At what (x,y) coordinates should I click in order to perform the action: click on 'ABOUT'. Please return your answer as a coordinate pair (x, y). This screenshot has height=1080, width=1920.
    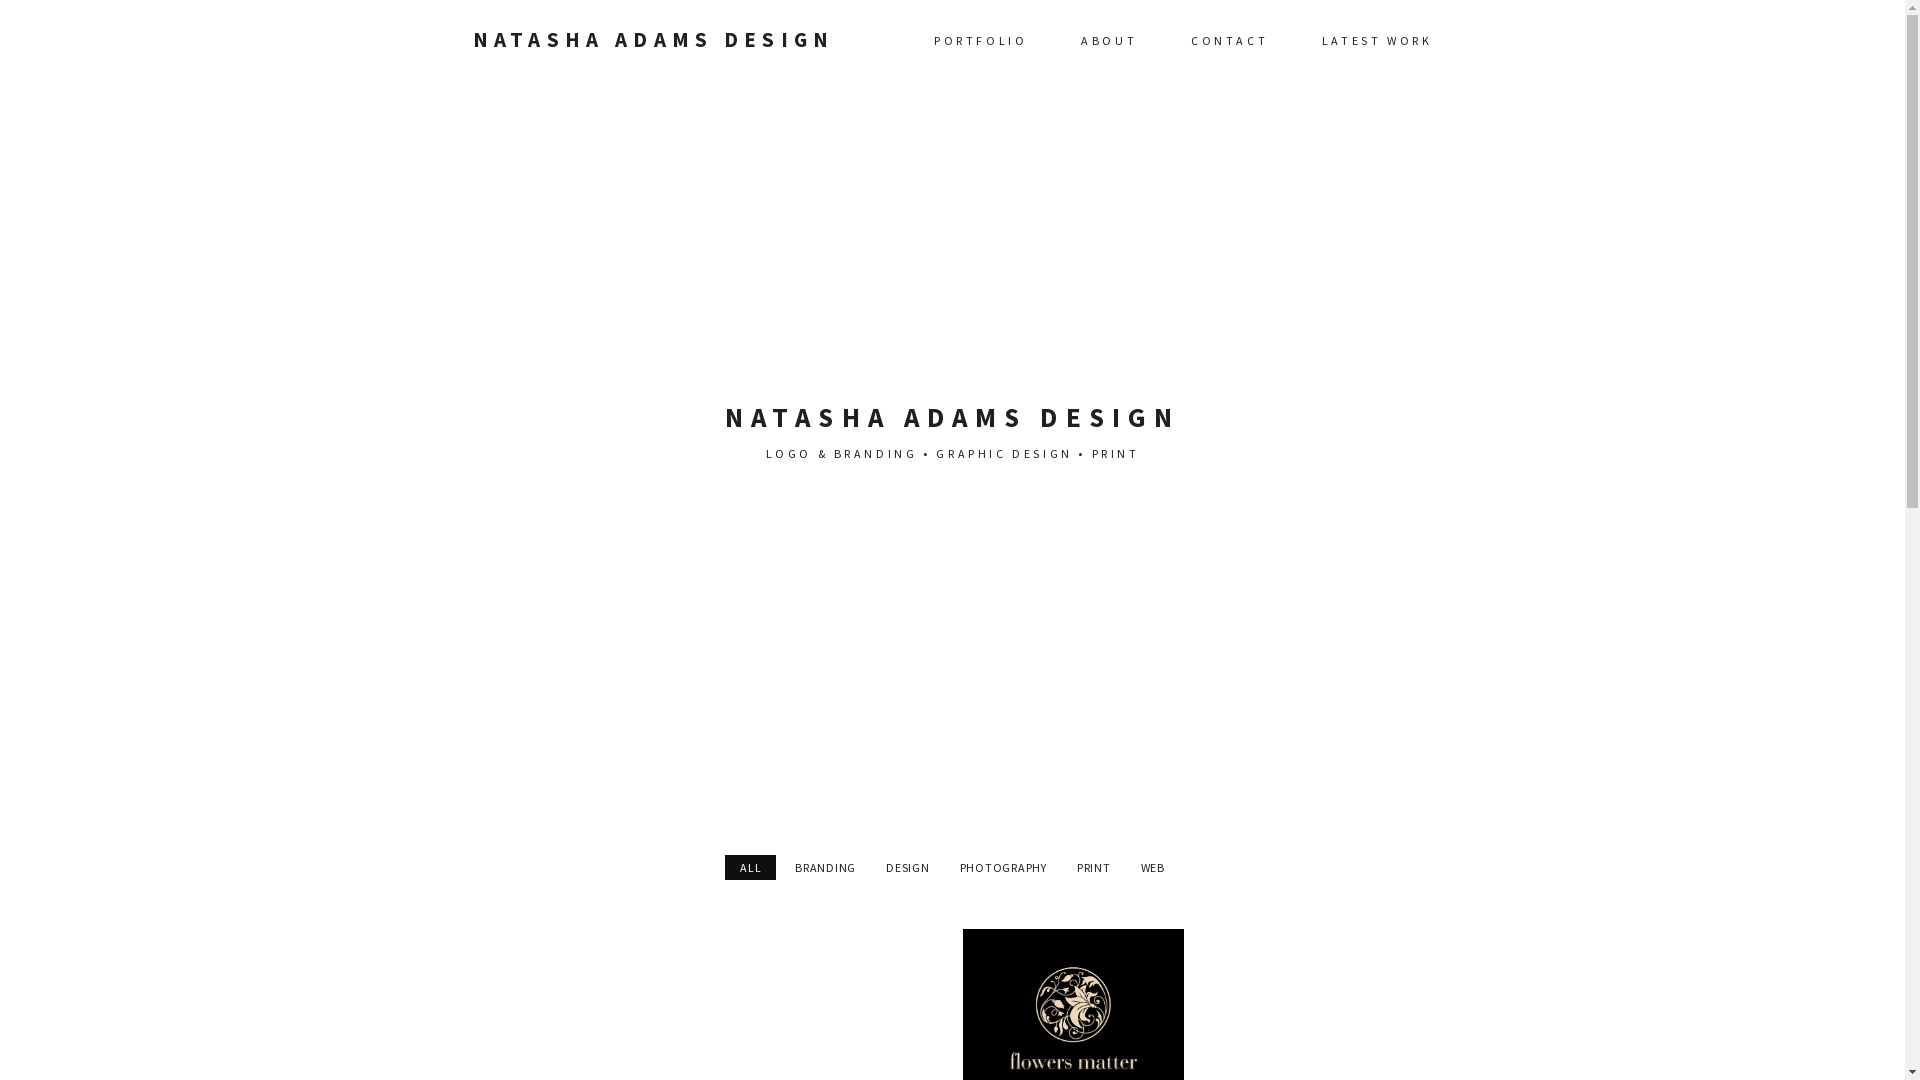
    Looking at the image, I should click on (1107, 39).